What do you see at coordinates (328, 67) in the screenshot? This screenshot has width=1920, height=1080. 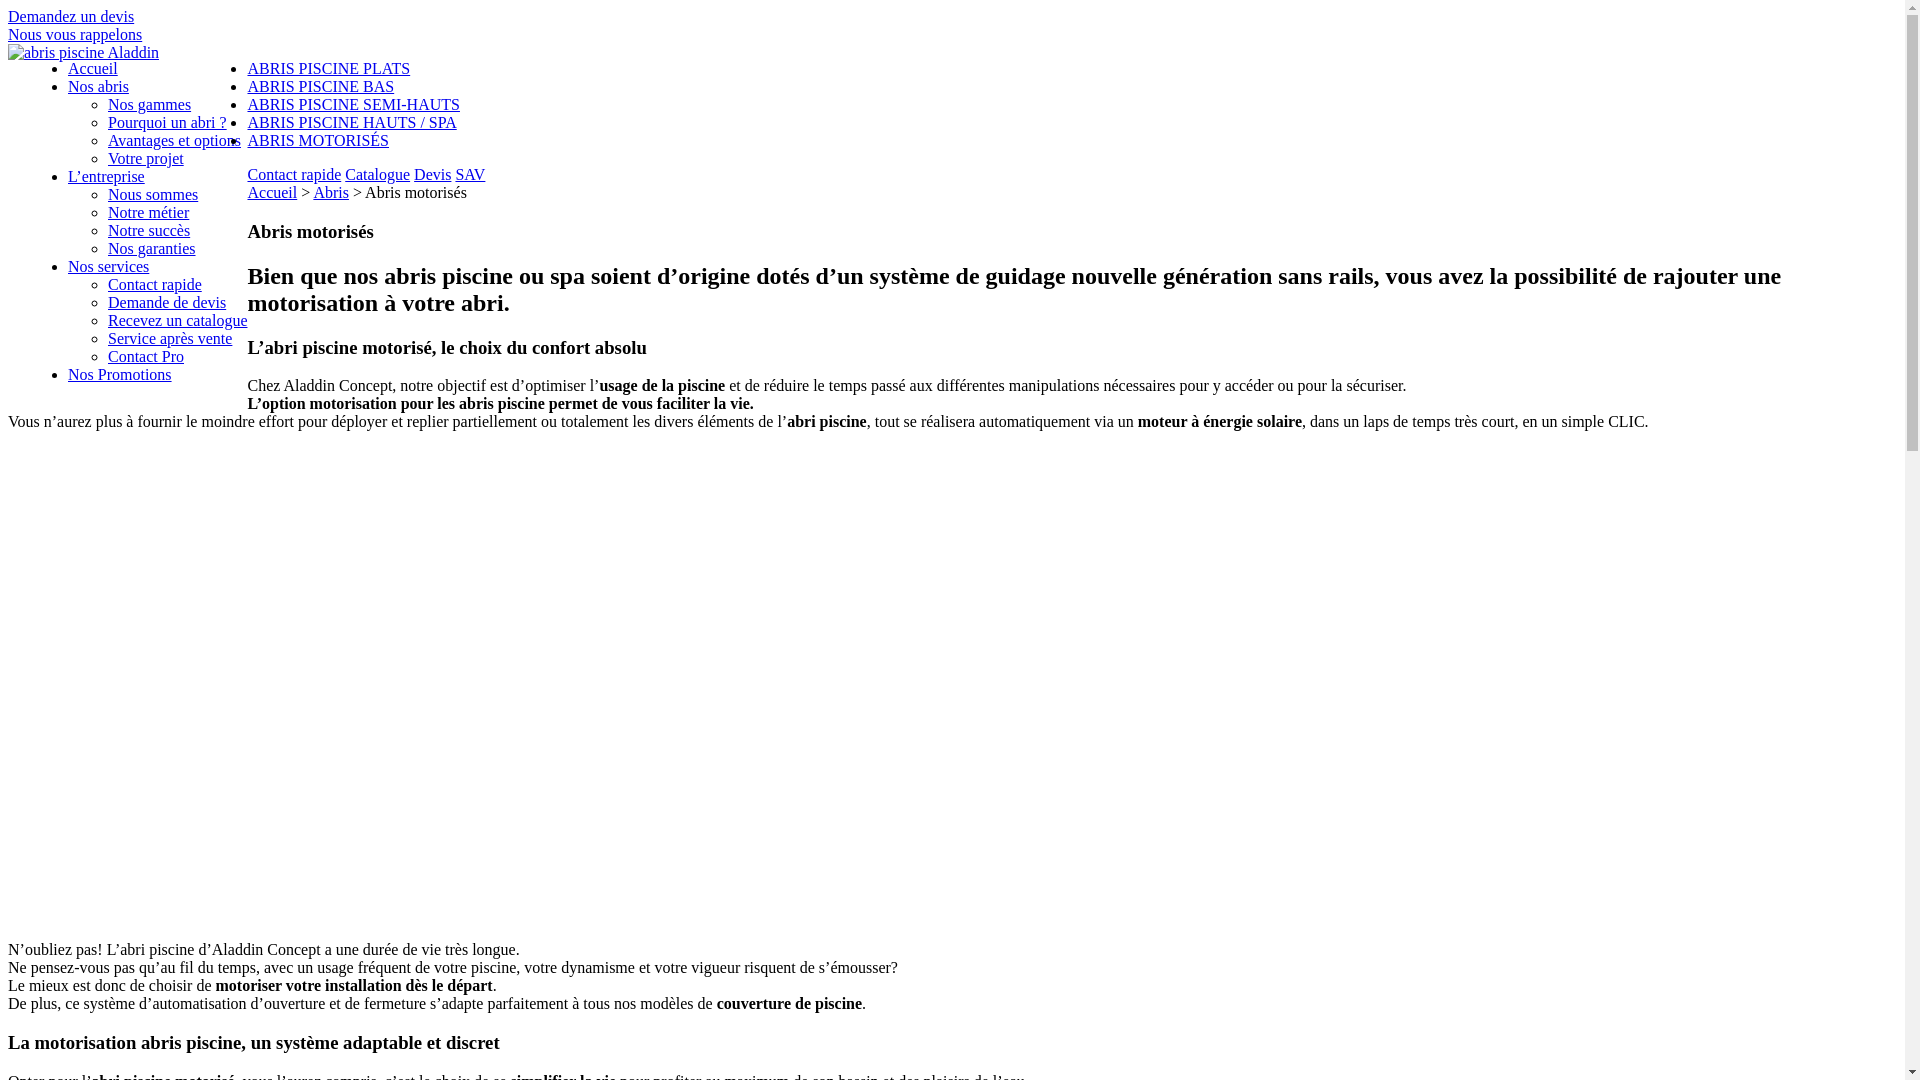 I see `'ABRIS PISCINE PLATS'` at bounding box center [328, 67].